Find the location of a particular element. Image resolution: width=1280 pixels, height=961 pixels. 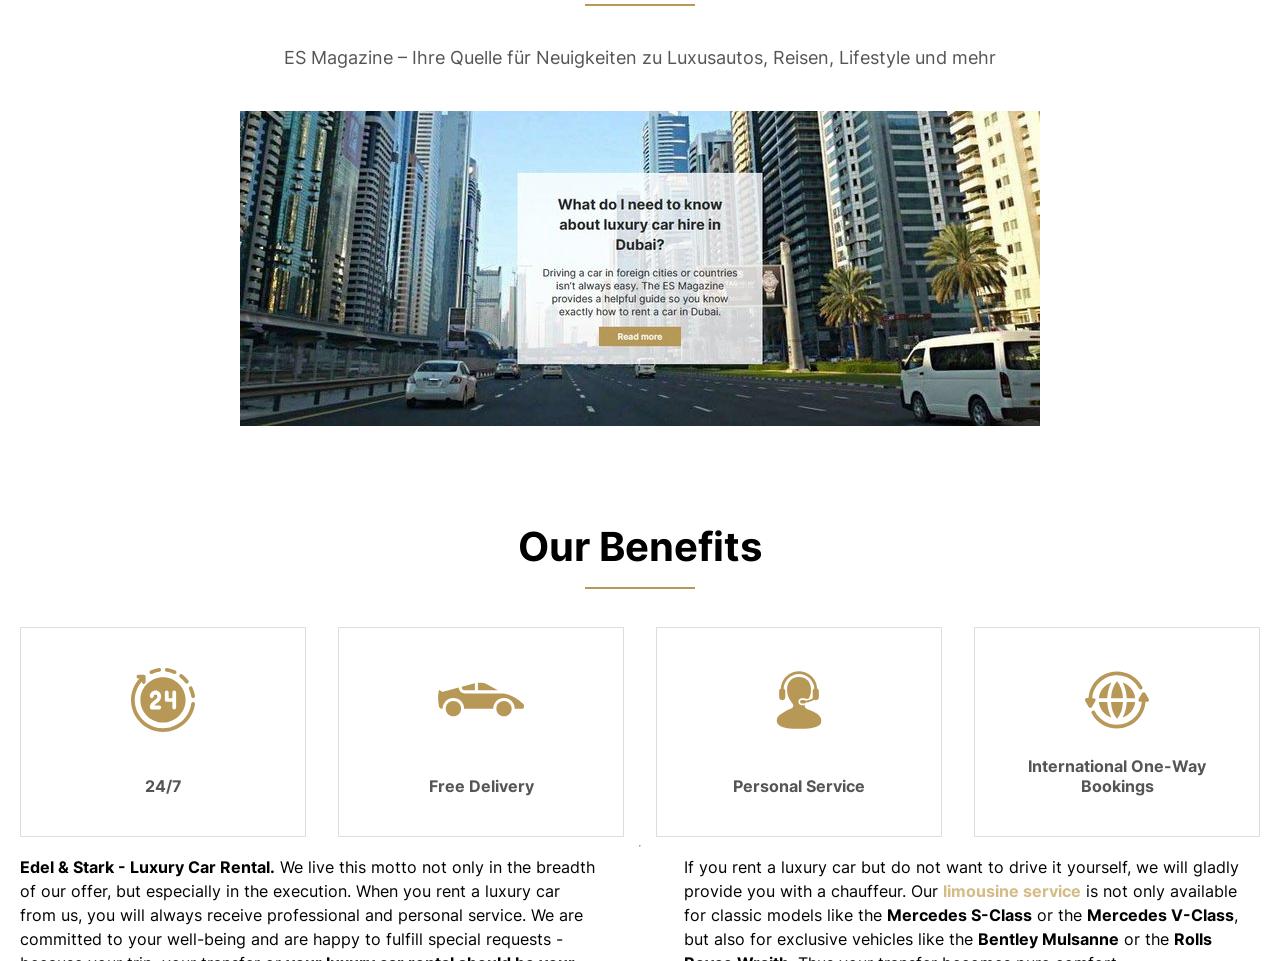

'Mercedes S-Class' is located at coordinates (958, 914).